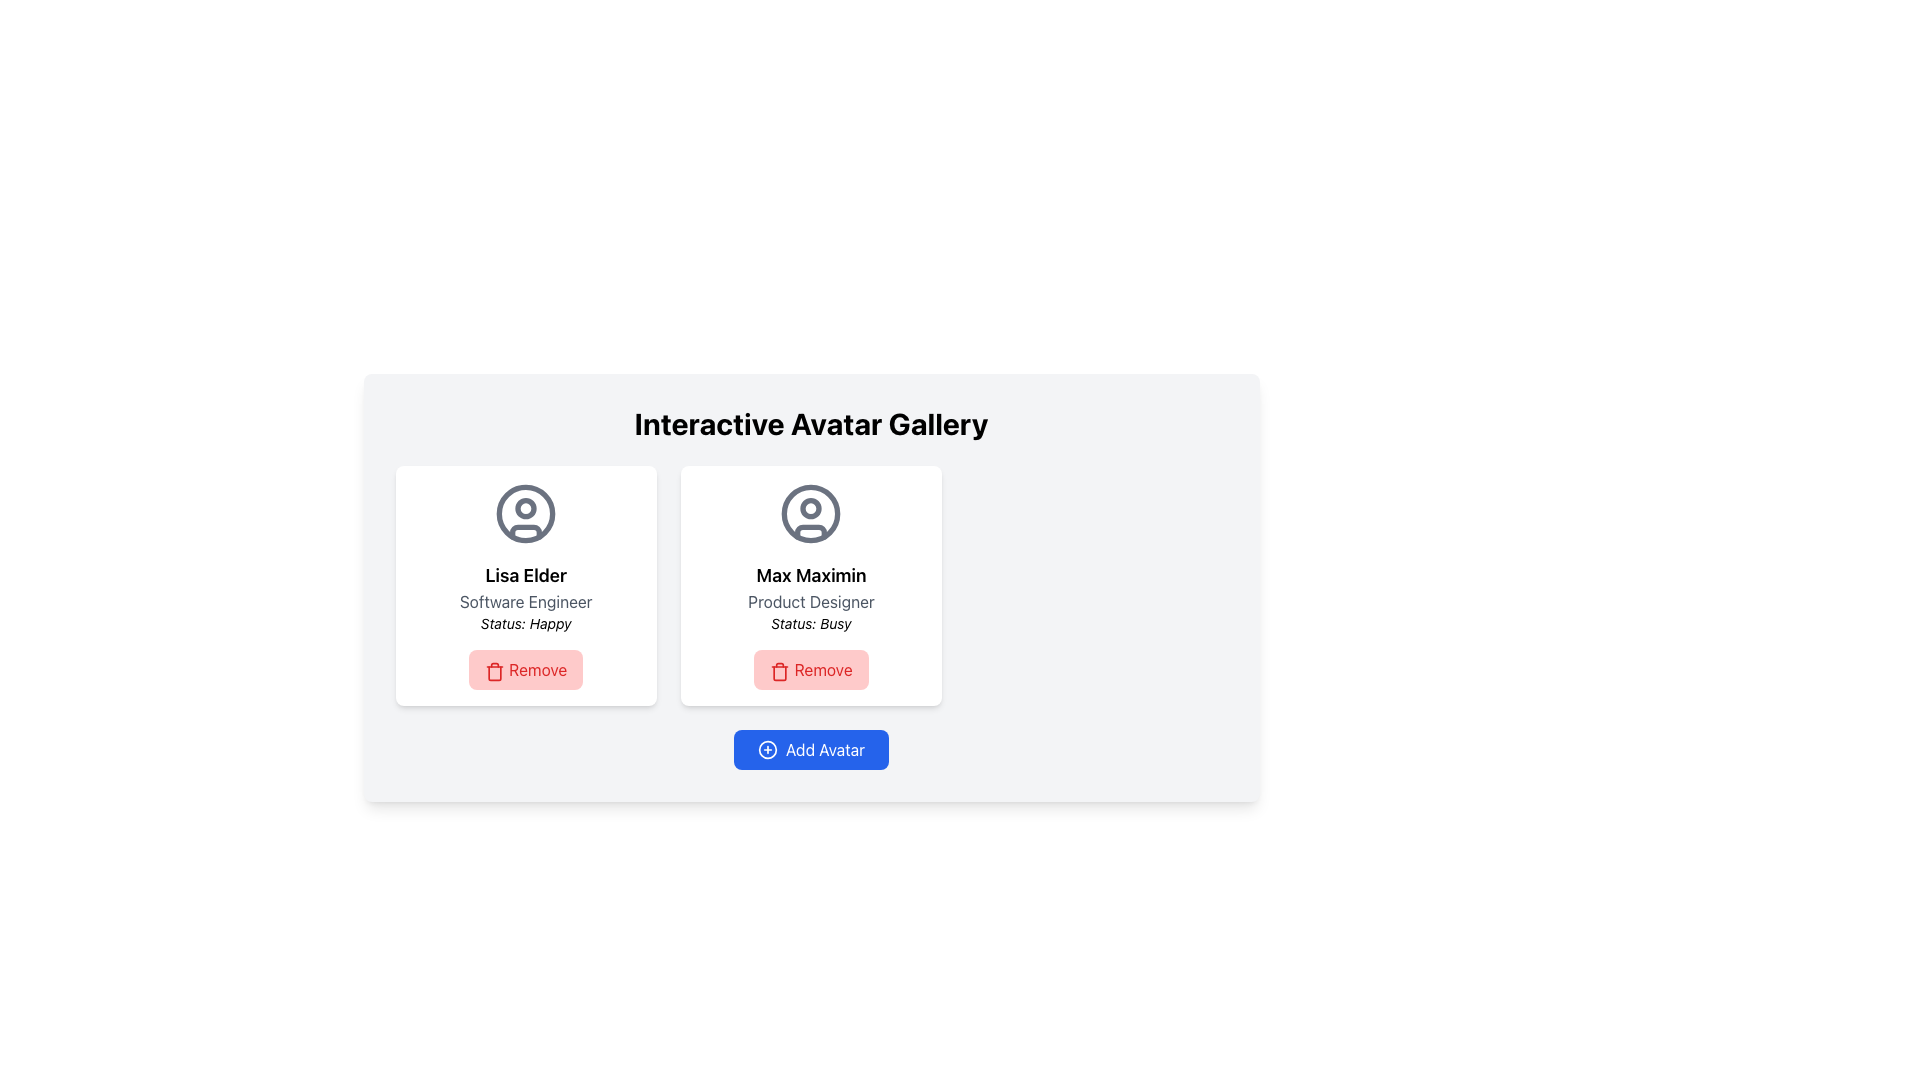  I want to click on the status indicator text label that shows 'Max Maximin' is 'Busy', located below 'Product Designer' in the profile card, so click(811, 623).